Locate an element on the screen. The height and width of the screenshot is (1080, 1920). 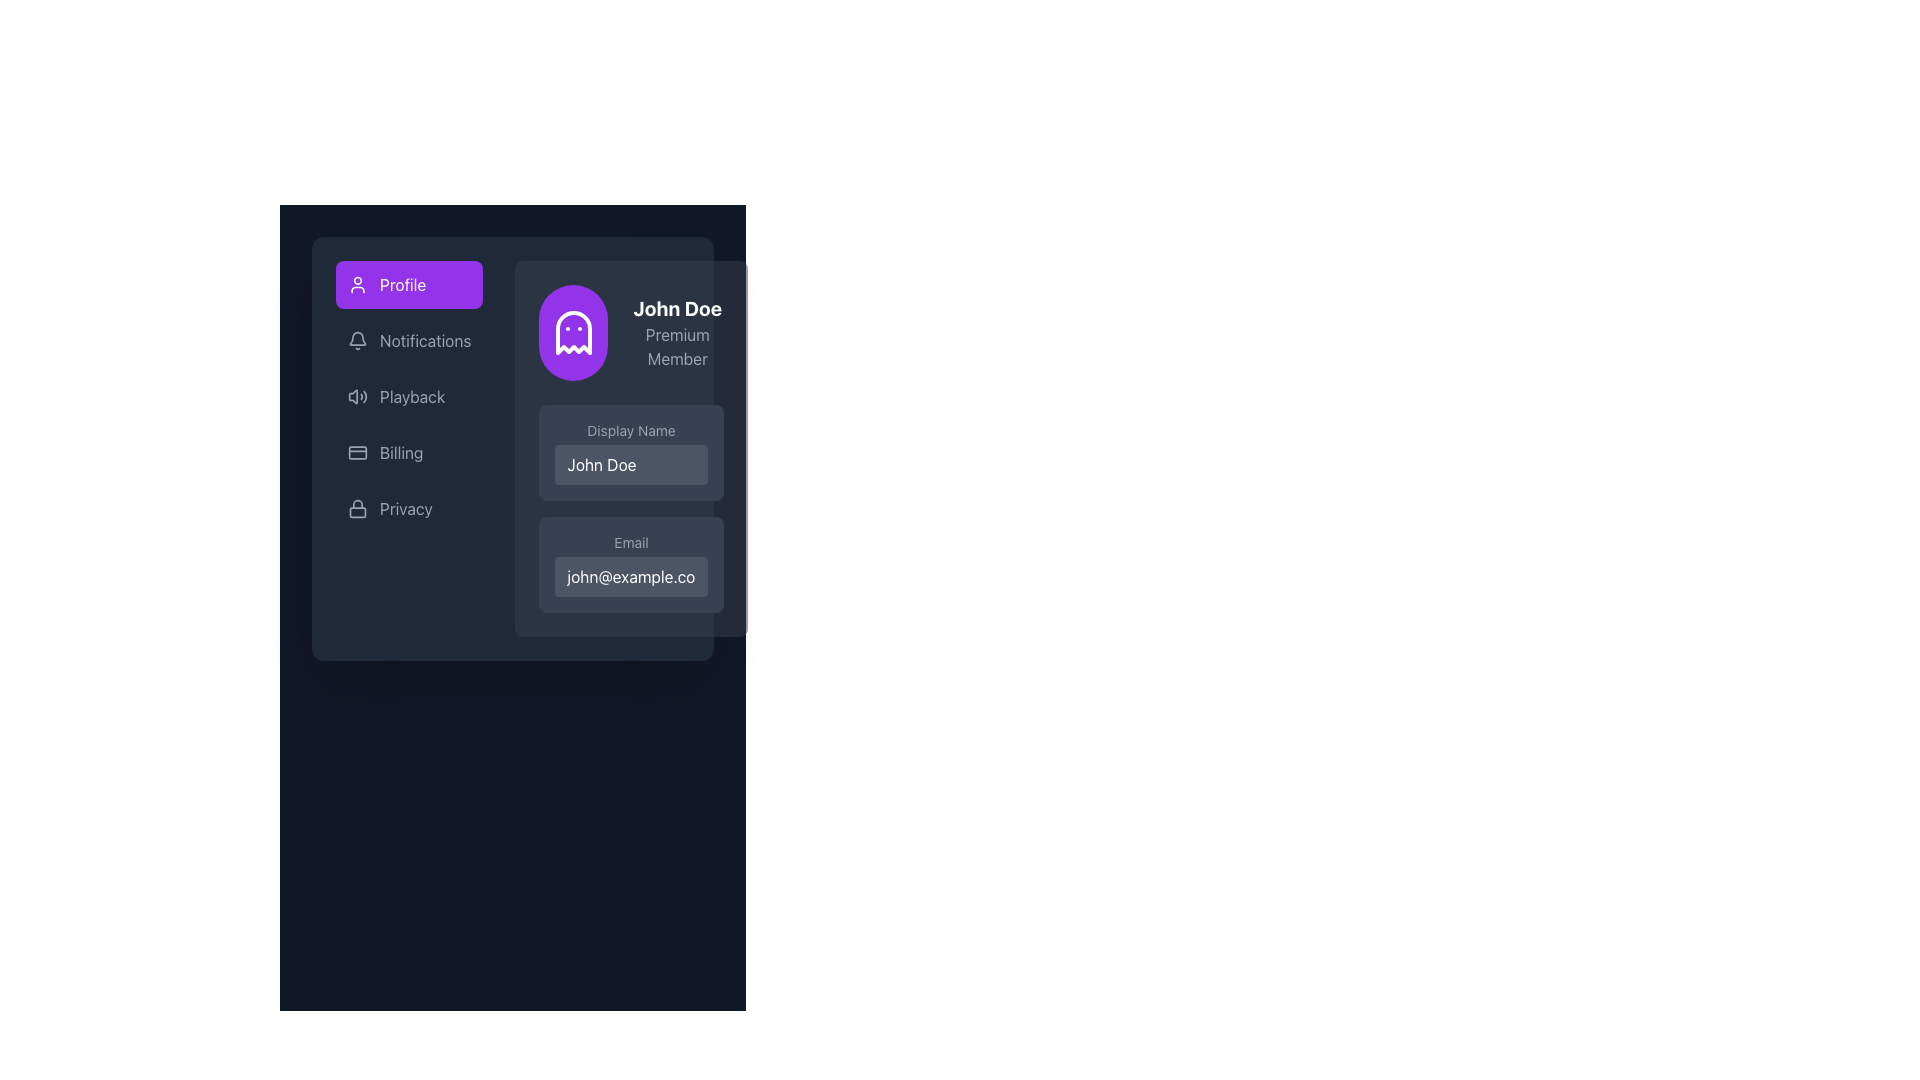
the upper central portion of the bell icon in the sidebar menu, which is part of the notification feature is located at coordinates (358, 337).